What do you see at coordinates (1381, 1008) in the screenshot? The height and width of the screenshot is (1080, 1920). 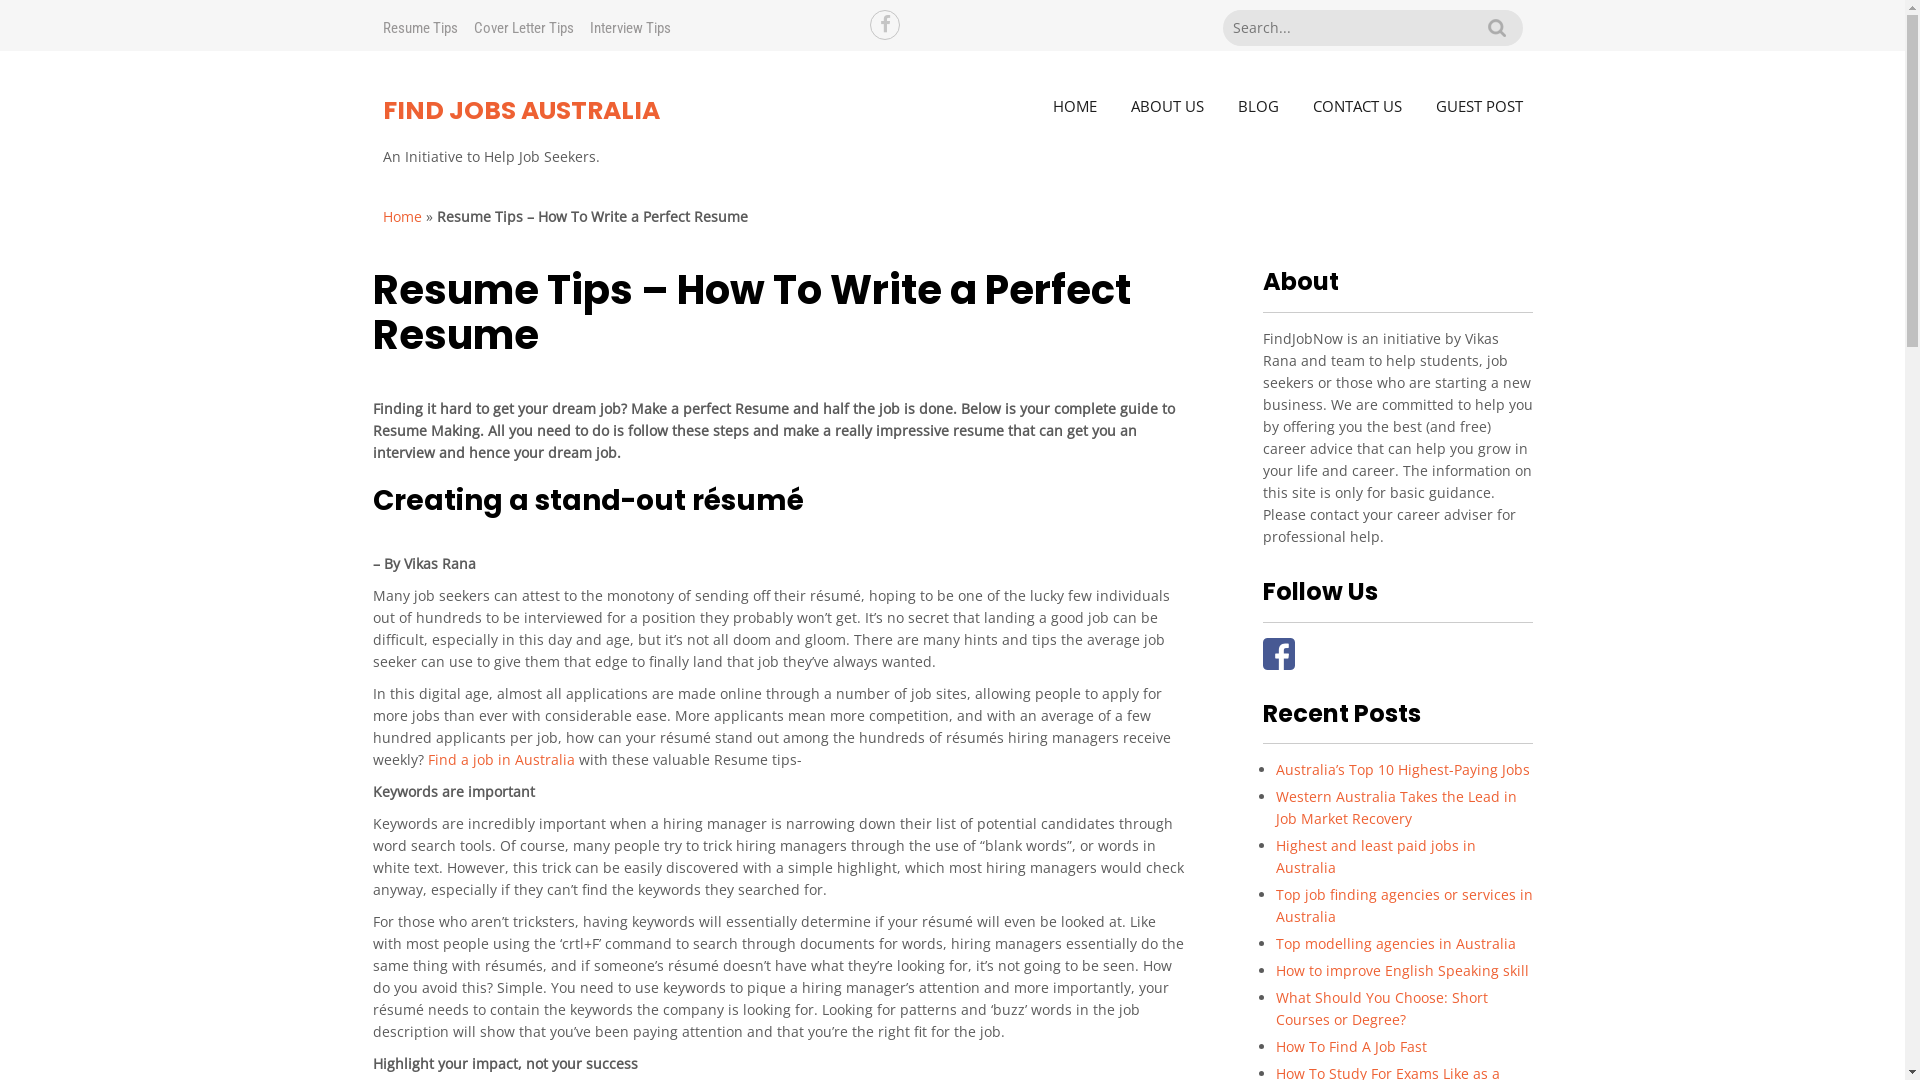 I see `'What Should You Choose: Short Courses or Degree?'` at bounding box center [1381, 1008].